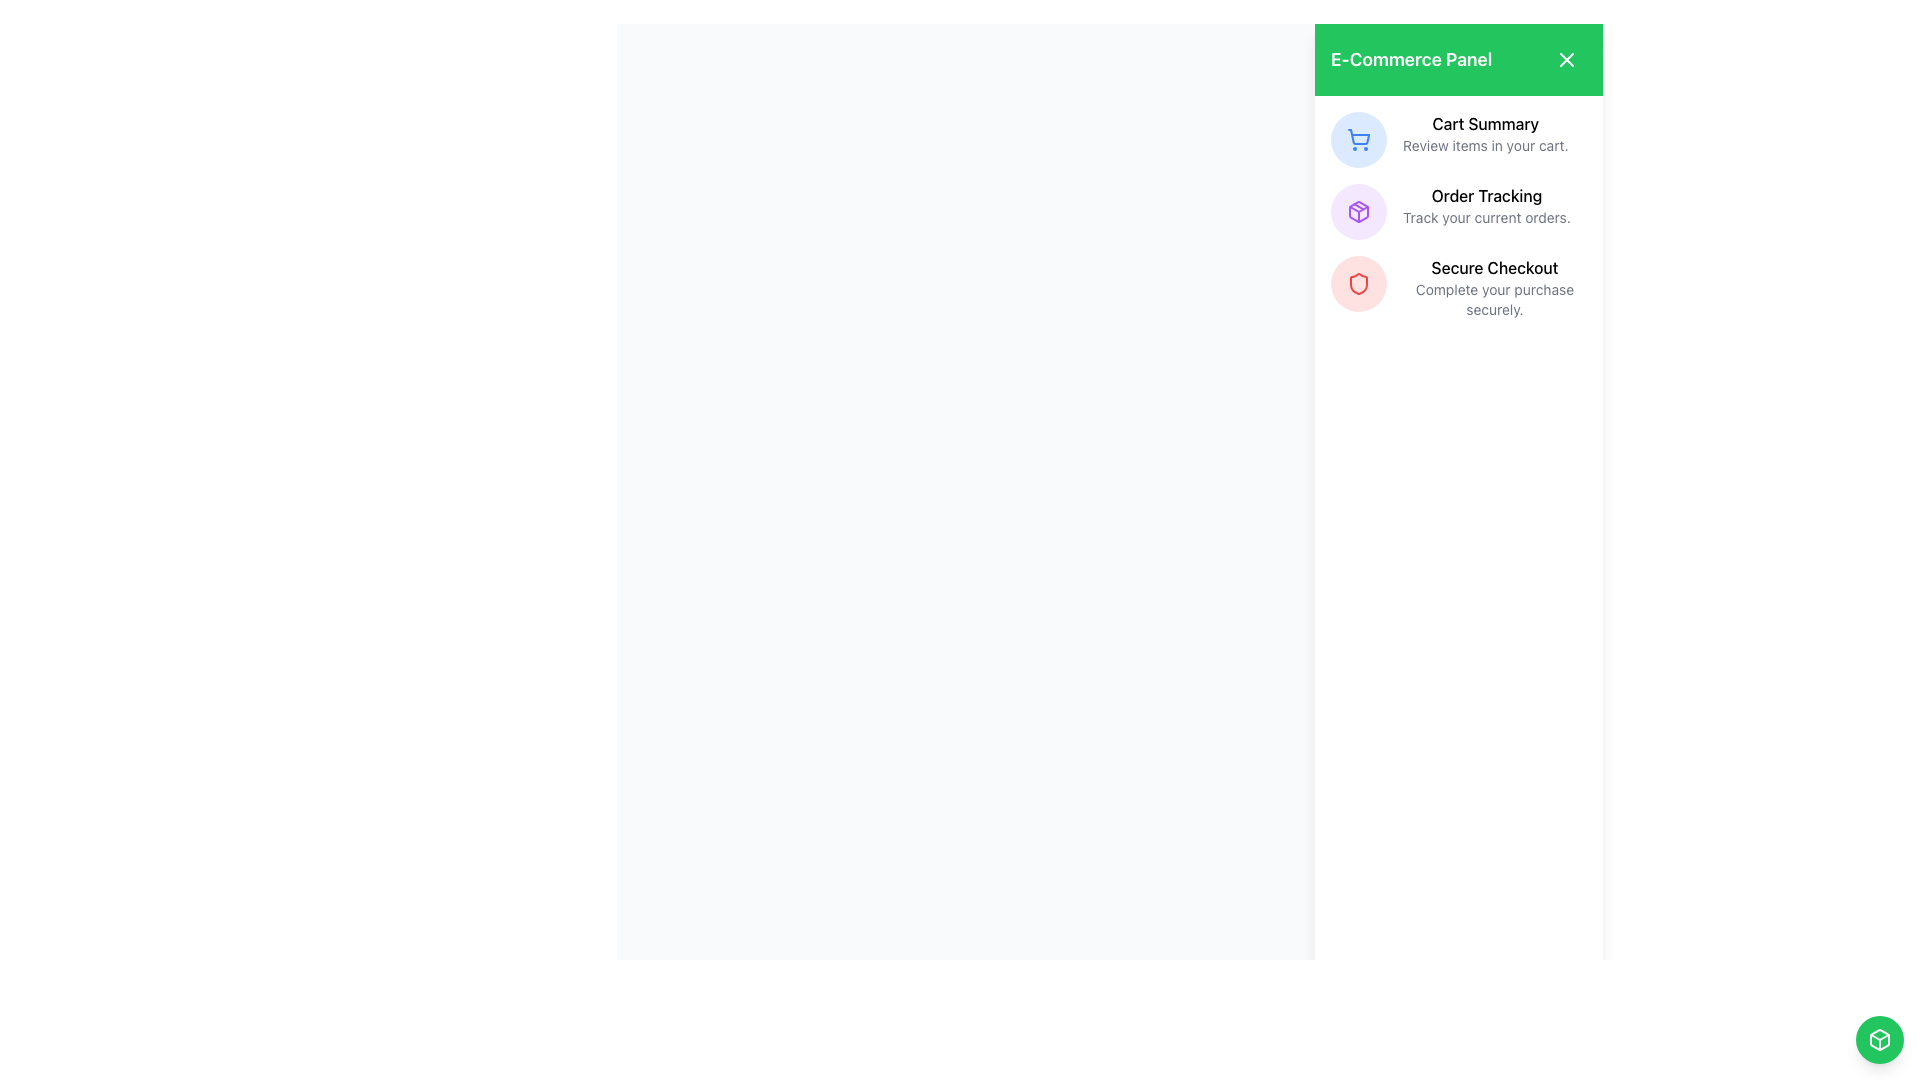  I want to click on the shield-shaped icon located to the left of the 'Secure Checkout' text in the E-Commerce Panel, so click(1358, 284).